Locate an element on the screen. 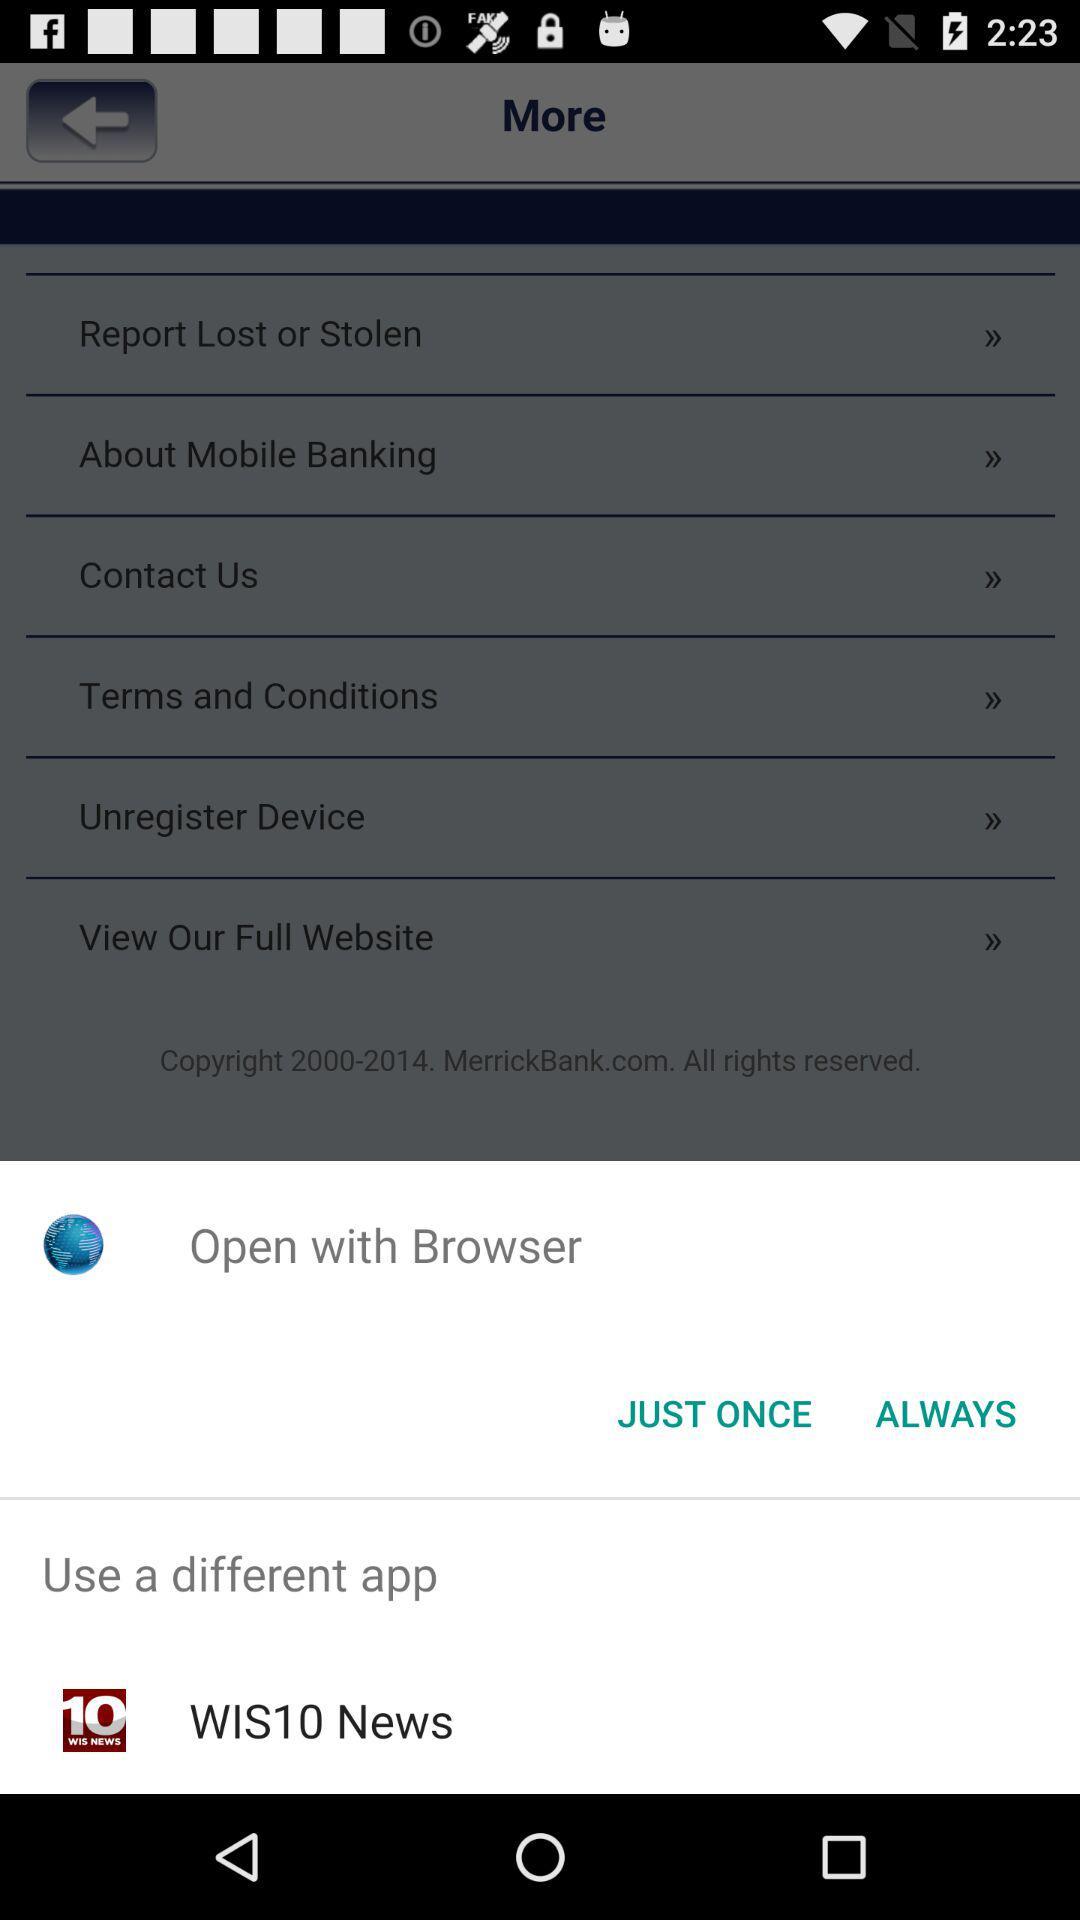  the wis10 news is located at coordinates (320, 1719).